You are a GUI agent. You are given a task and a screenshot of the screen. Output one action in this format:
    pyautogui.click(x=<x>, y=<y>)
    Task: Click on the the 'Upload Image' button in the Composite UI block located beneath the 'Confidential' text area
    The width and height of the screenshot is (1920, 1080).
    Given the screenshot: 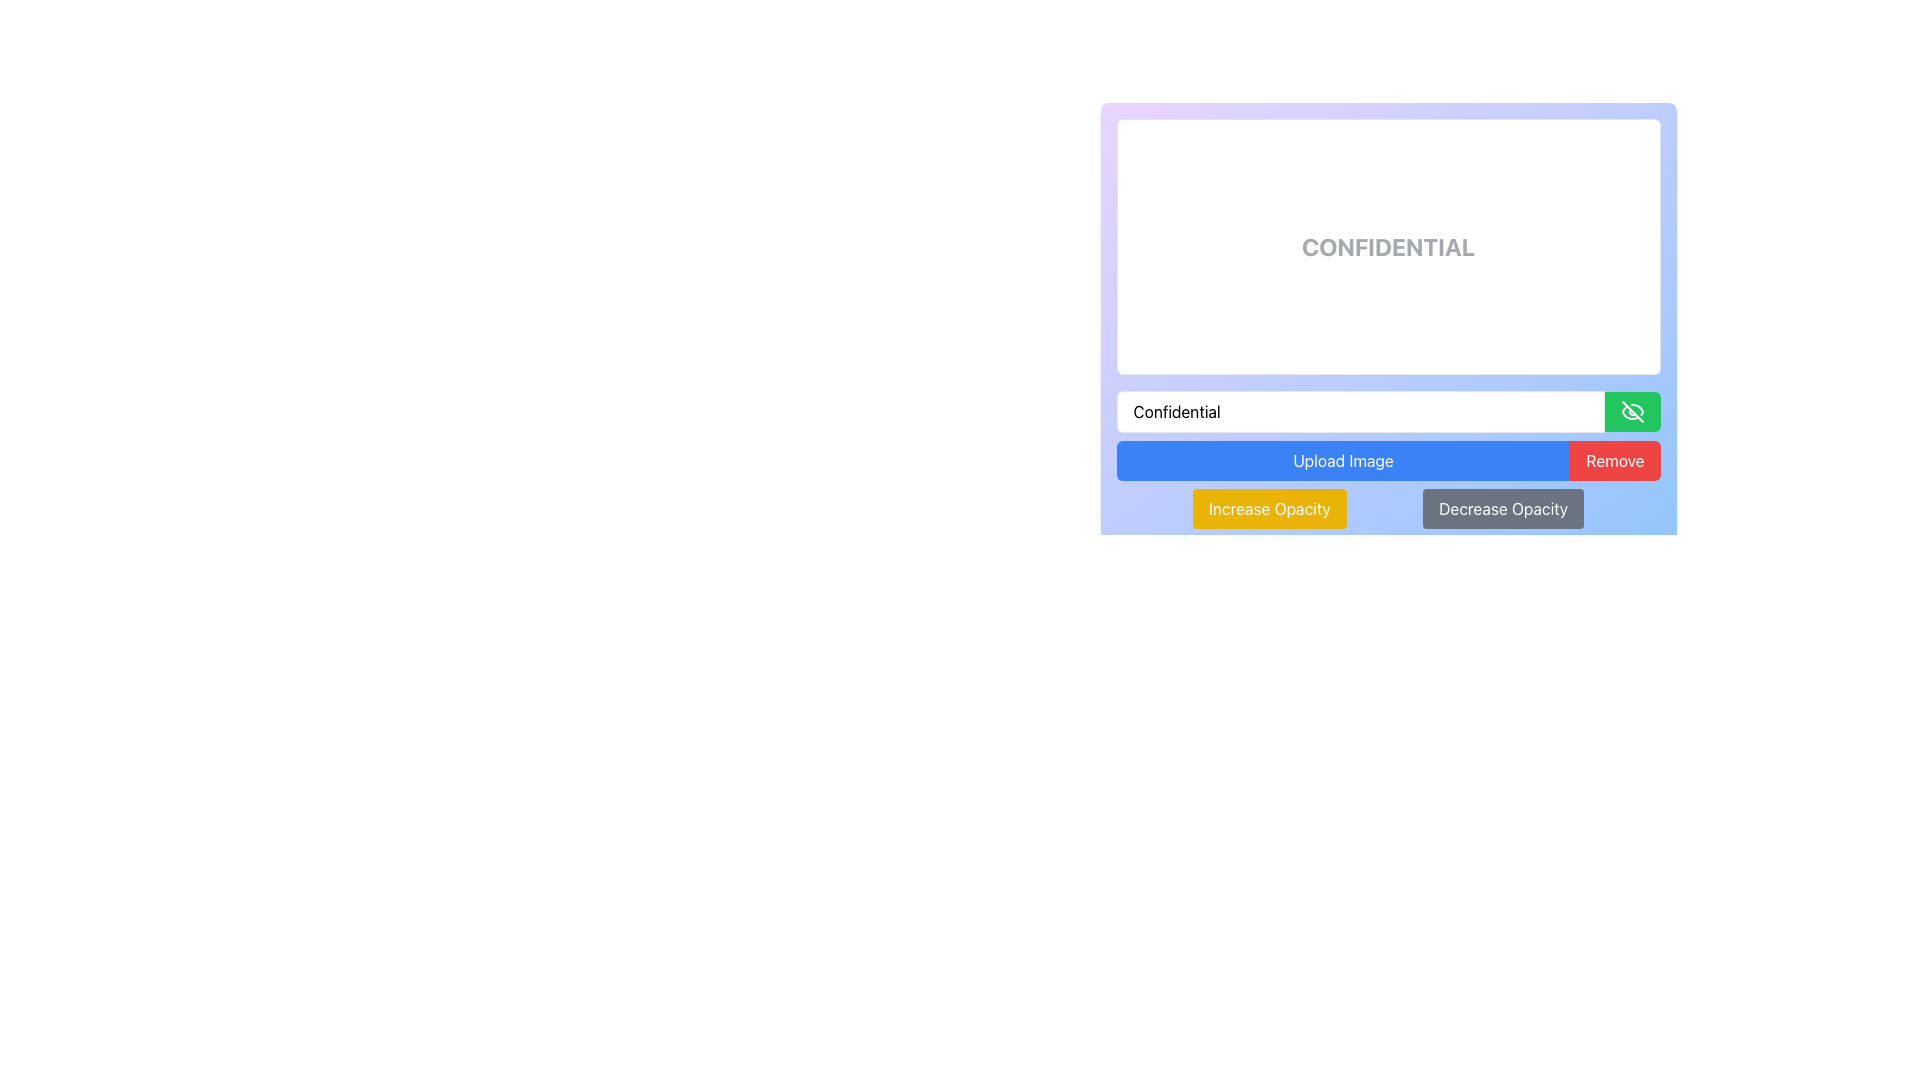 What is the action you would take?
    pyautogui.click(x=1387, y=459)
    